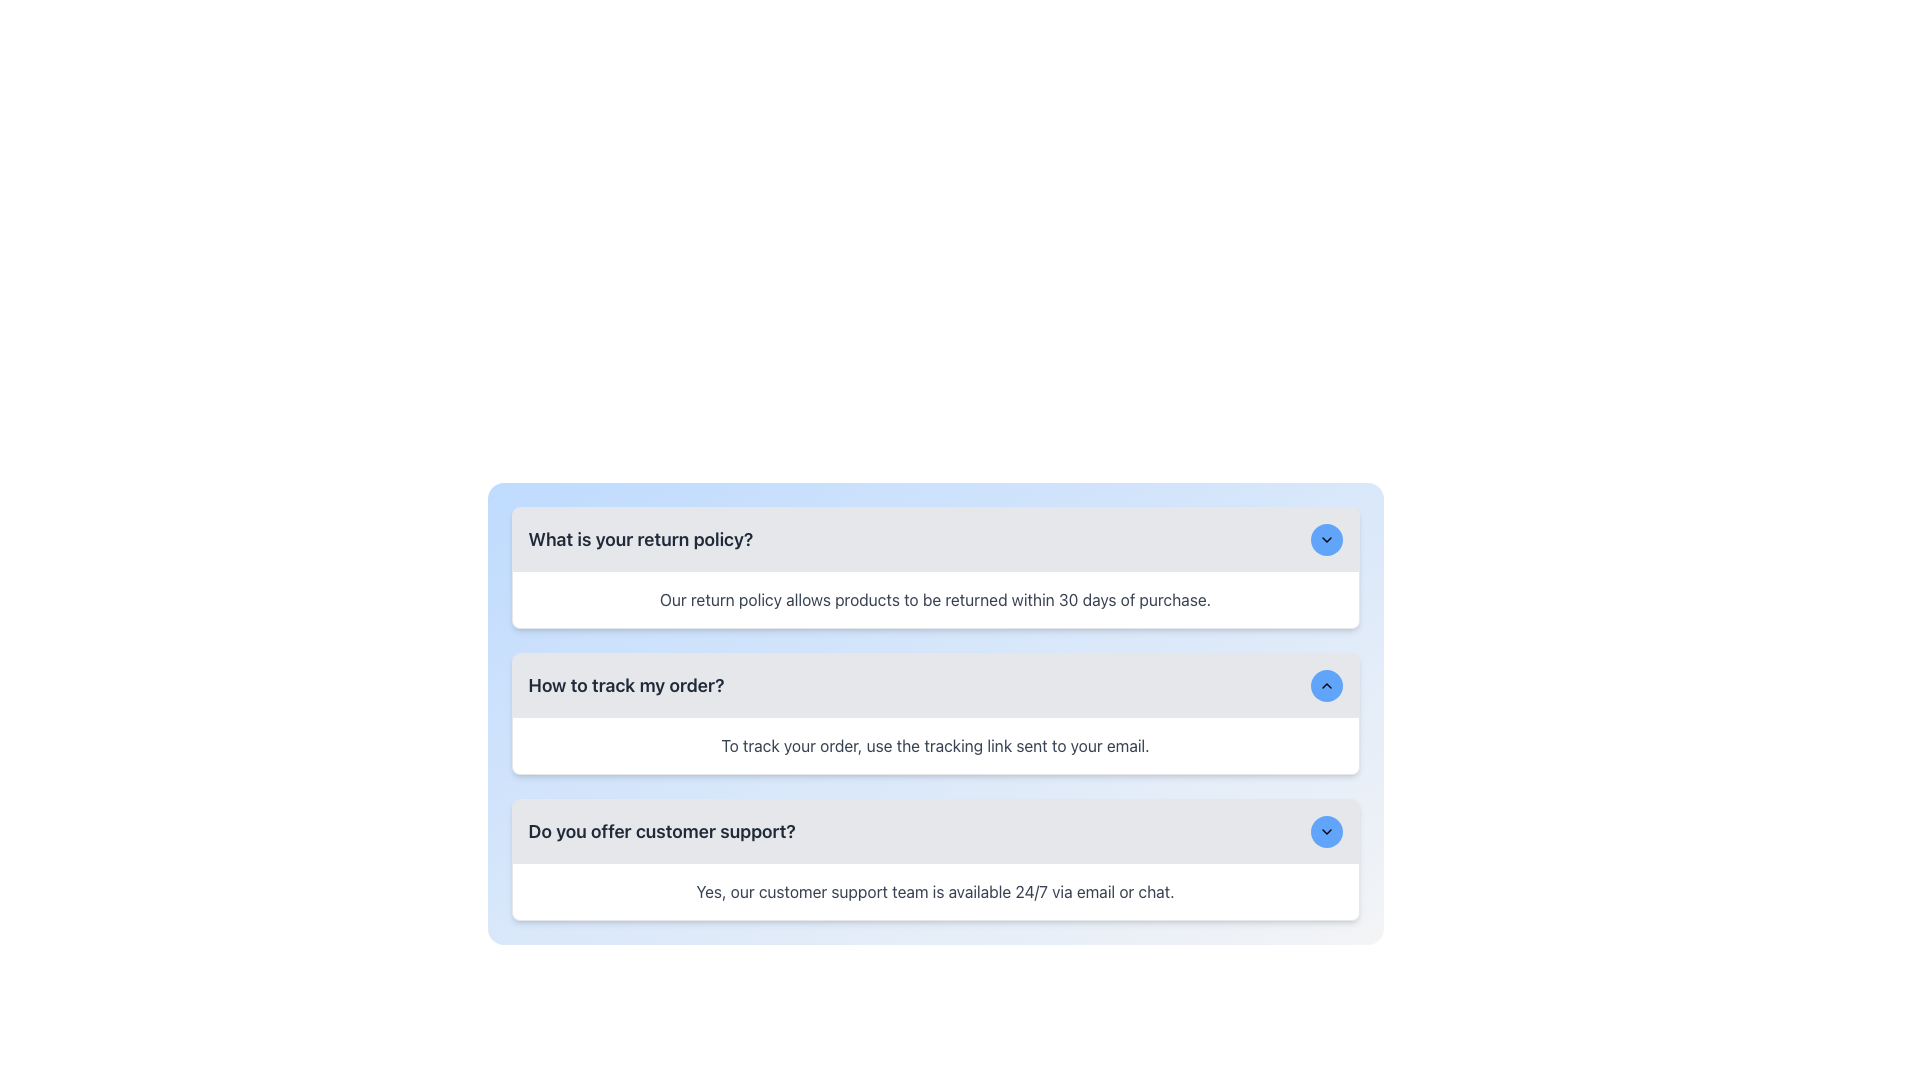 This screenshot has width=1920, height=1080. Describe the element at coordinates (934, 599) in the screenshot. I see `the static text block that reads 'Our return policy allows products to be returned within 30 days of purchase.' located beneath the question 'What is your return policy?' in the FAQ section` at that location.